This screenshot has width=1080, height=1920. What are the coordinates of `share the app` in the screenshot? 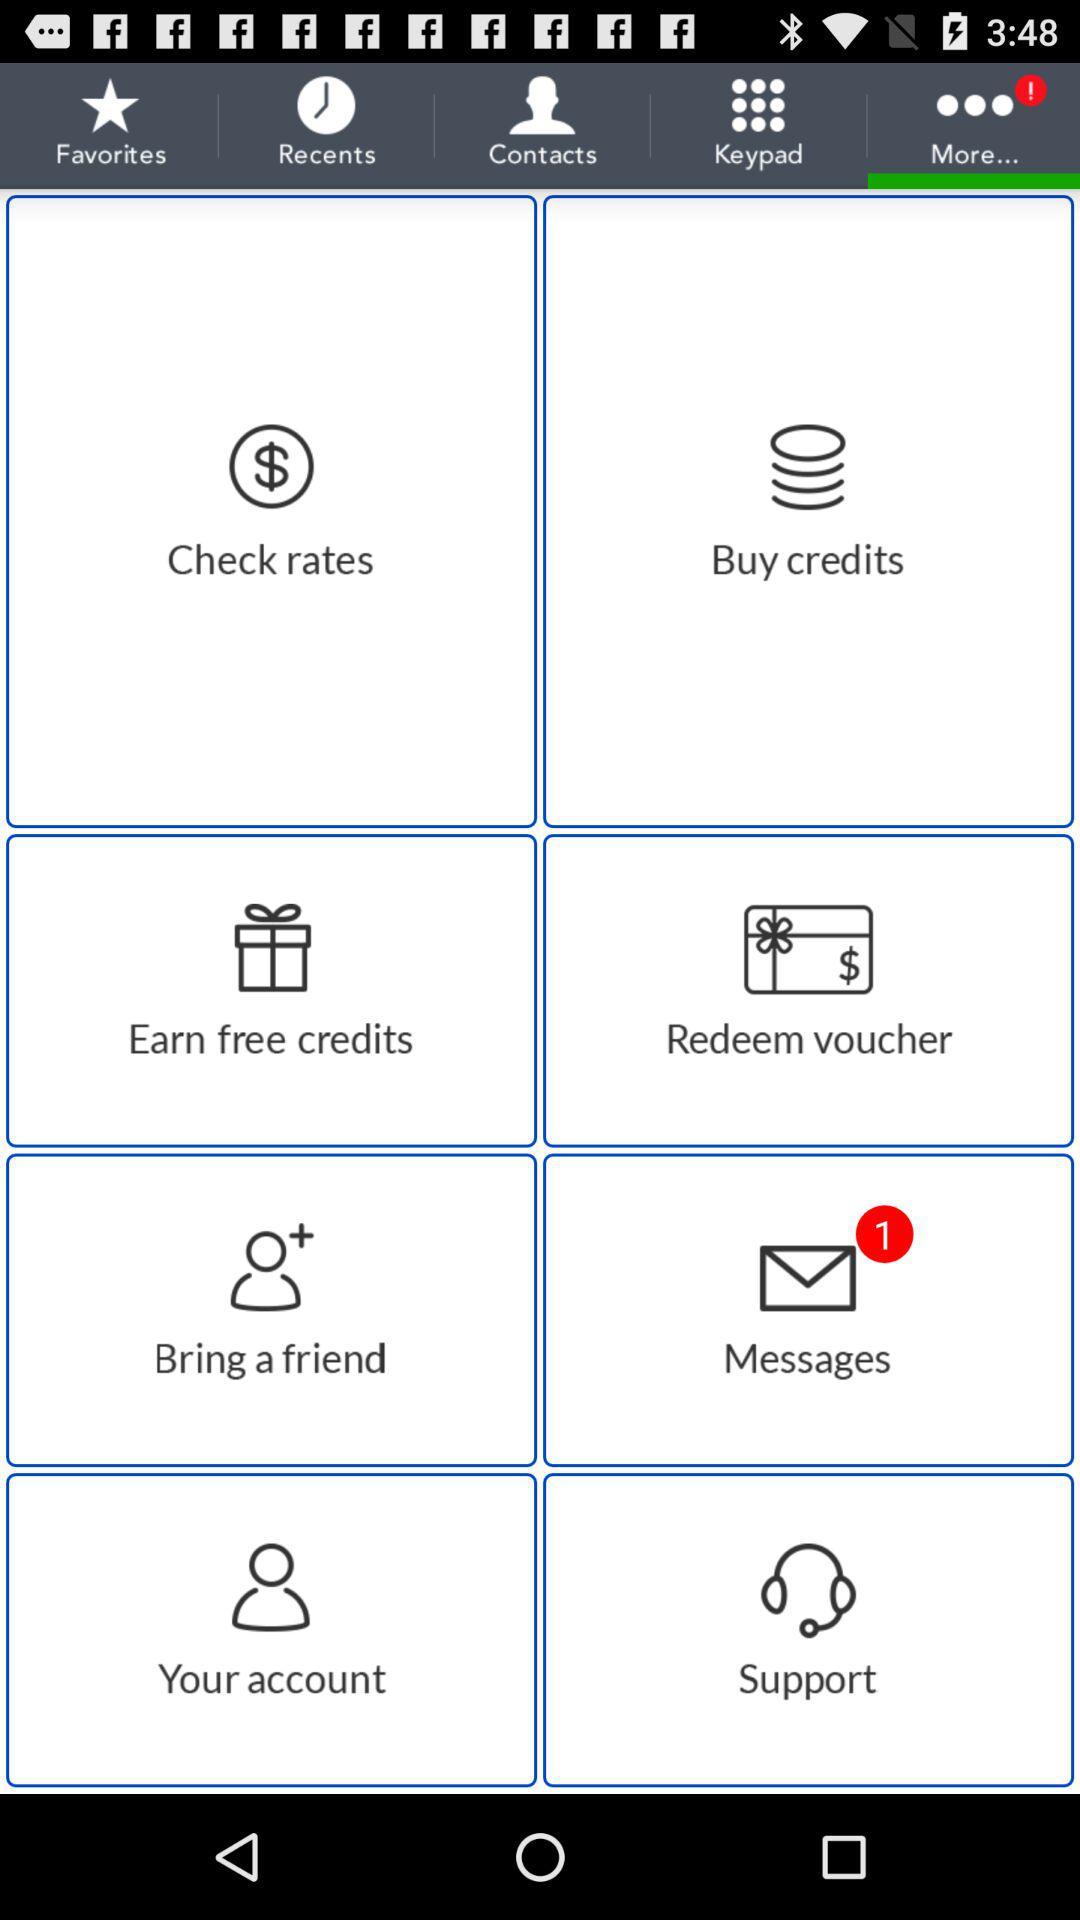 It's located at (271, 1310).